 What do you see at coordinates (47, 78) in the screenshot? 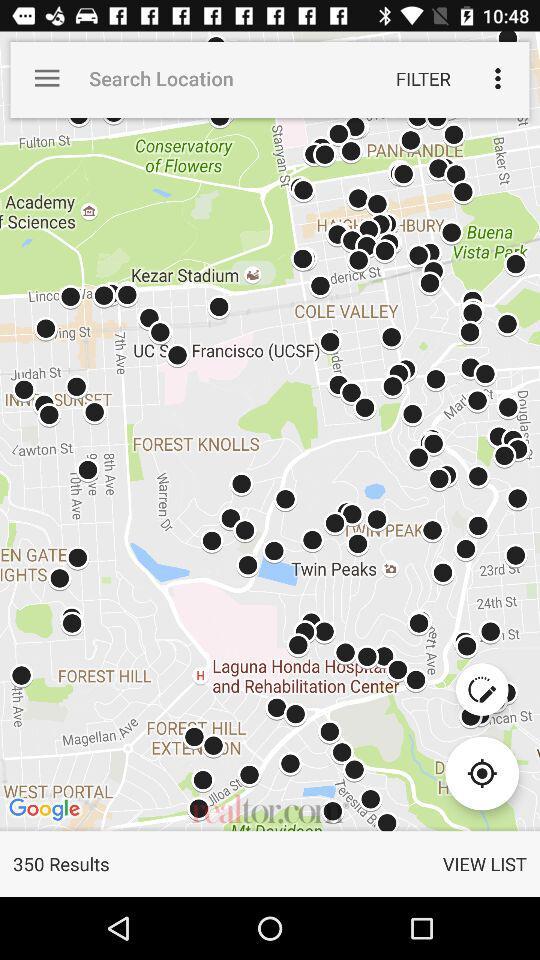
I see `the app to the left of the search location item` at bounding box center [47, 78].